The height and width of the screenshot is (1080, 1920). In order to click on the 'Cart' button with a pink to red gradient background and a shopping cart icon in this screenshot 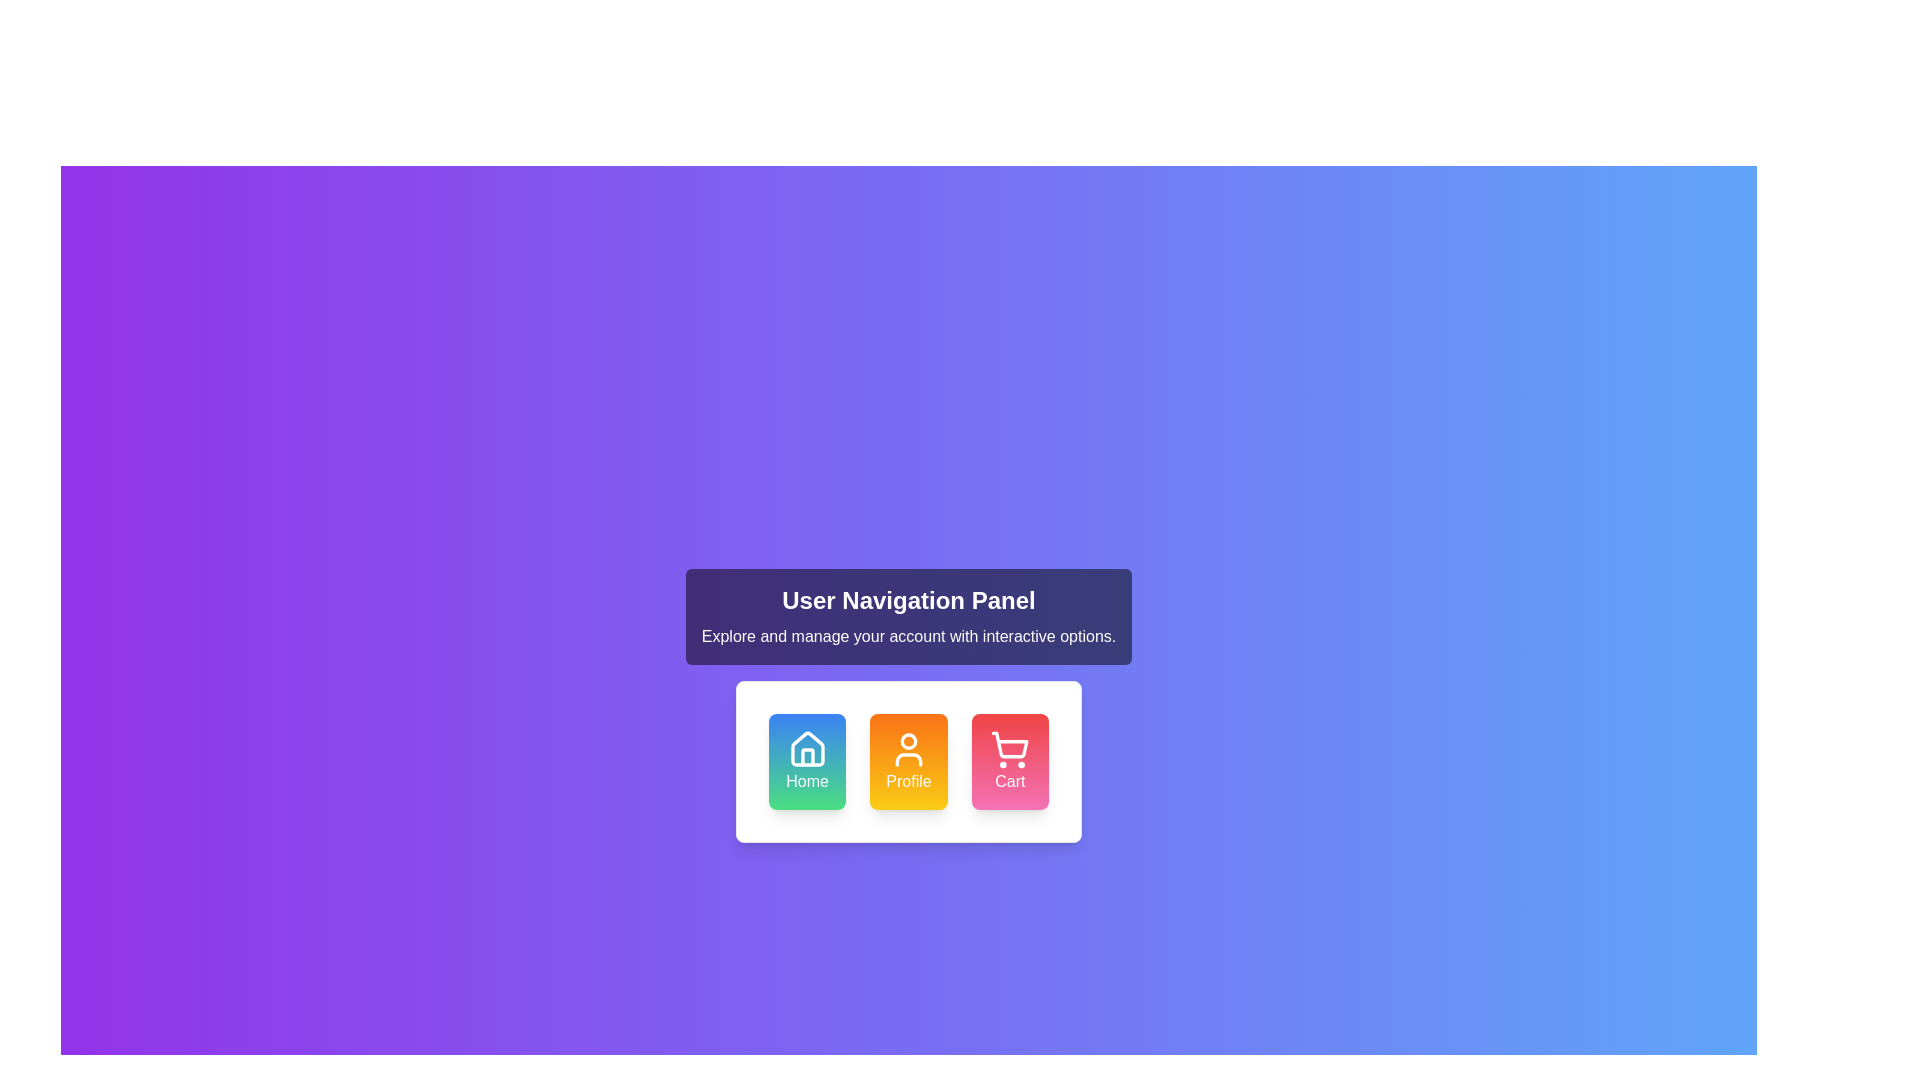, I will do `click(1009, 762)`.